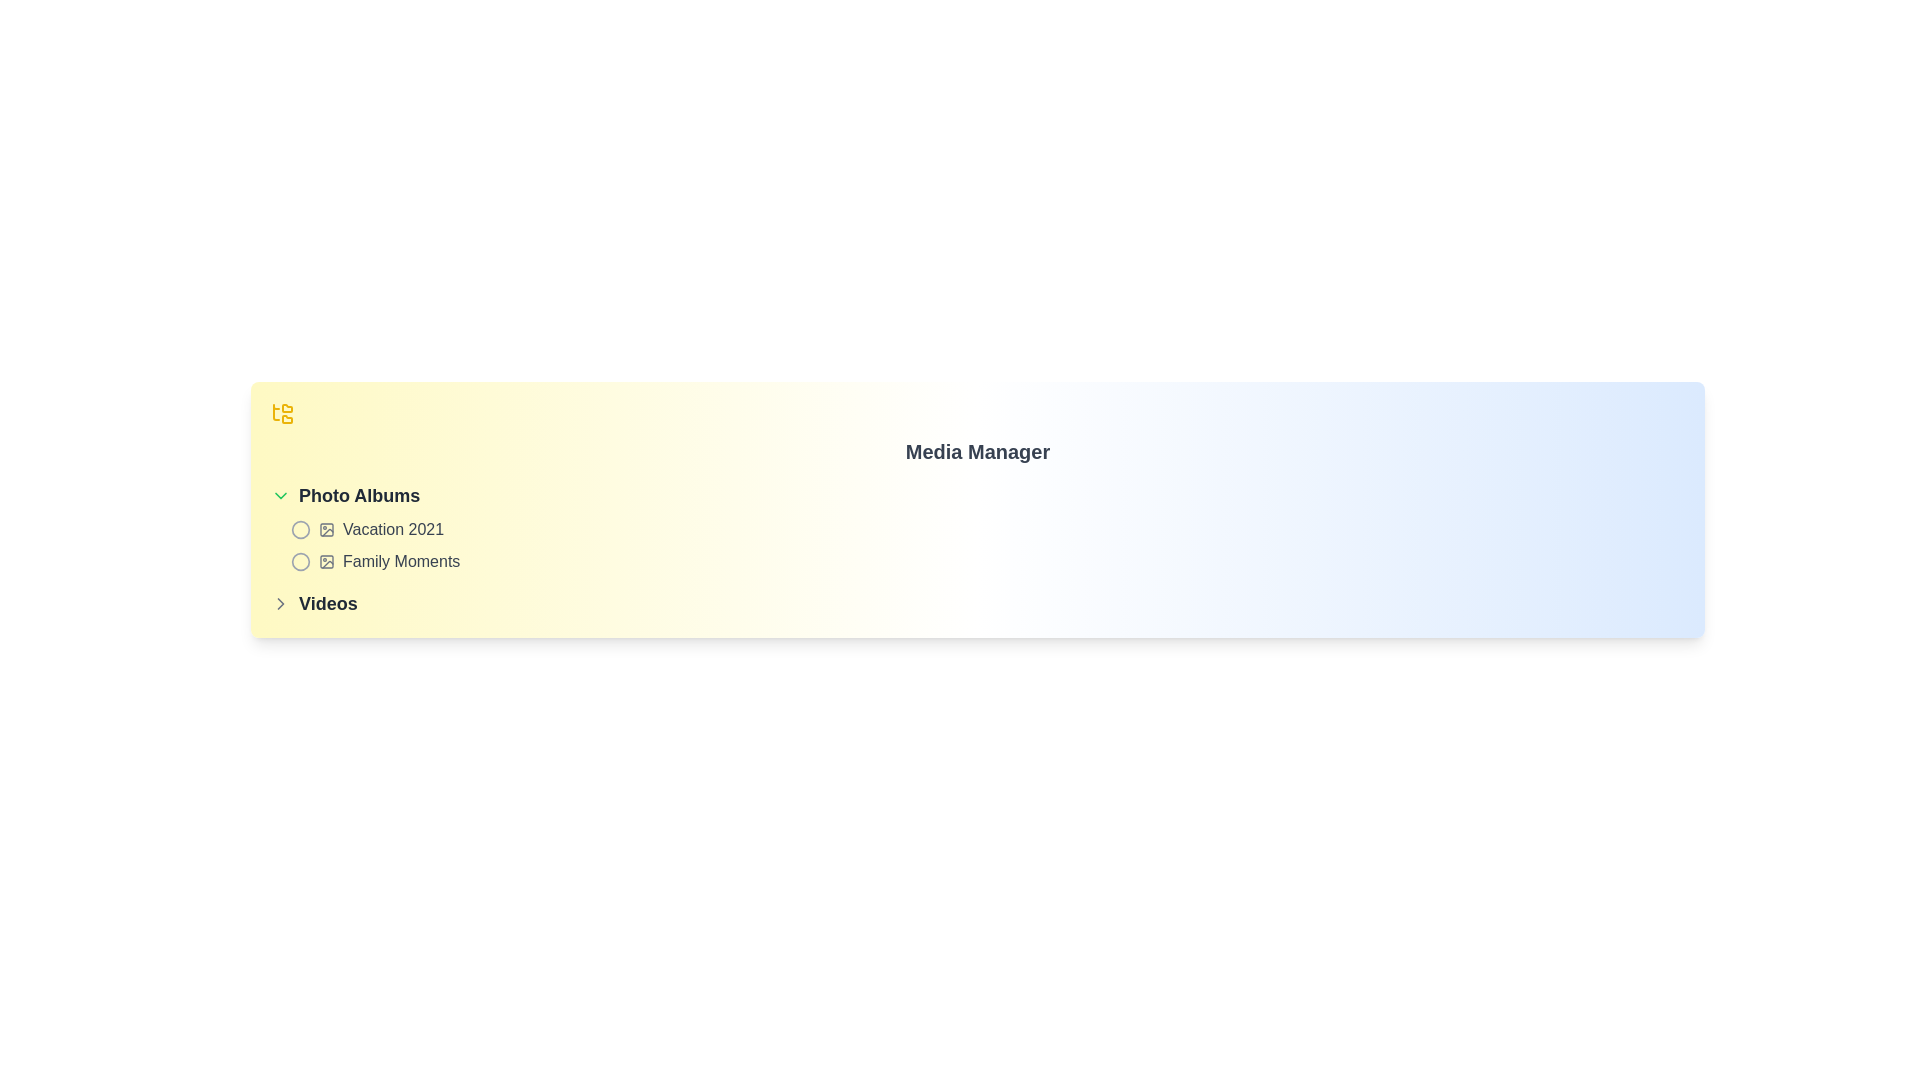  I want to click on the photo album icon located in the second row of the 'Photo Albums' section, to the left of the label 'Family Moments', so click(326, 562).